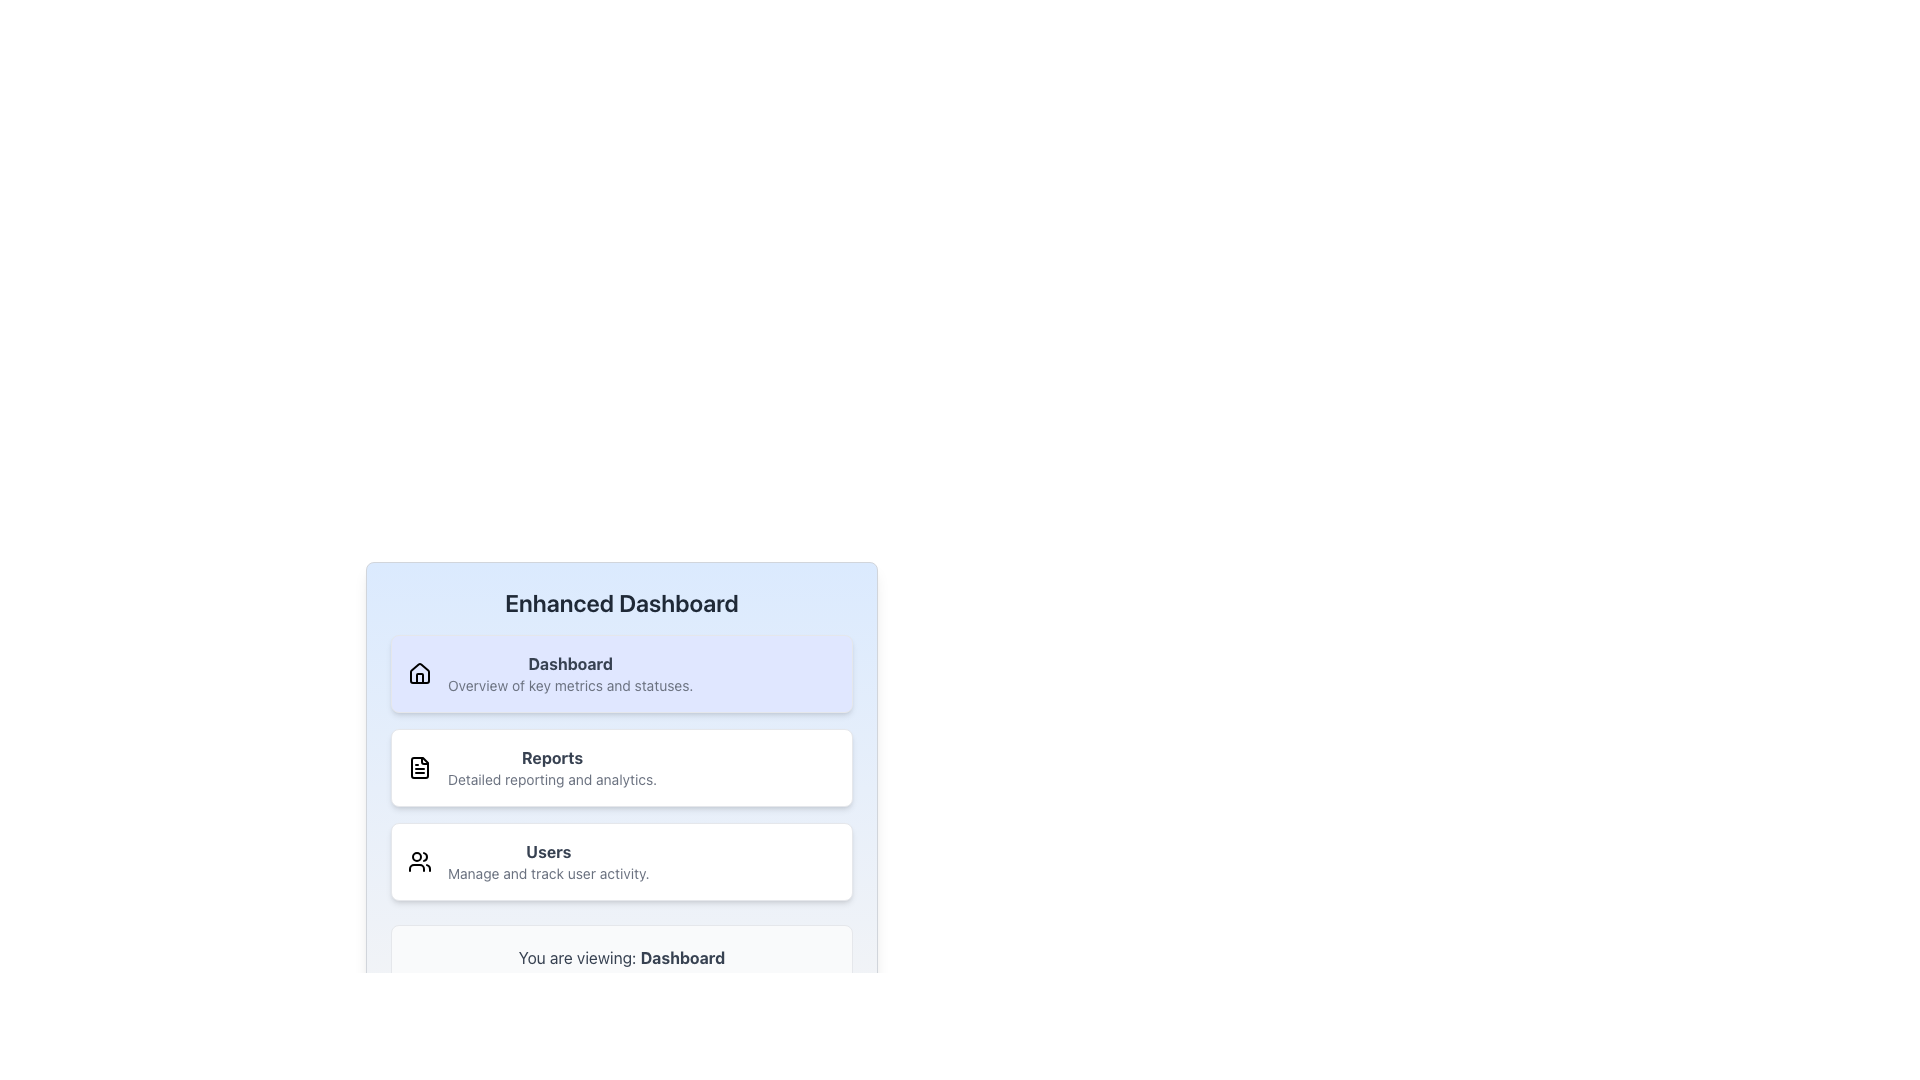 The height and width of the screenshot is (1080, 1920). Describe the element at coordinates (569, 674) in the screenshot. I see `text content of the Text Display Area, which serves as a summary and title for the 'Dashboard' section, located centrally above the 'Reports' and 'Users' cards` at that location.